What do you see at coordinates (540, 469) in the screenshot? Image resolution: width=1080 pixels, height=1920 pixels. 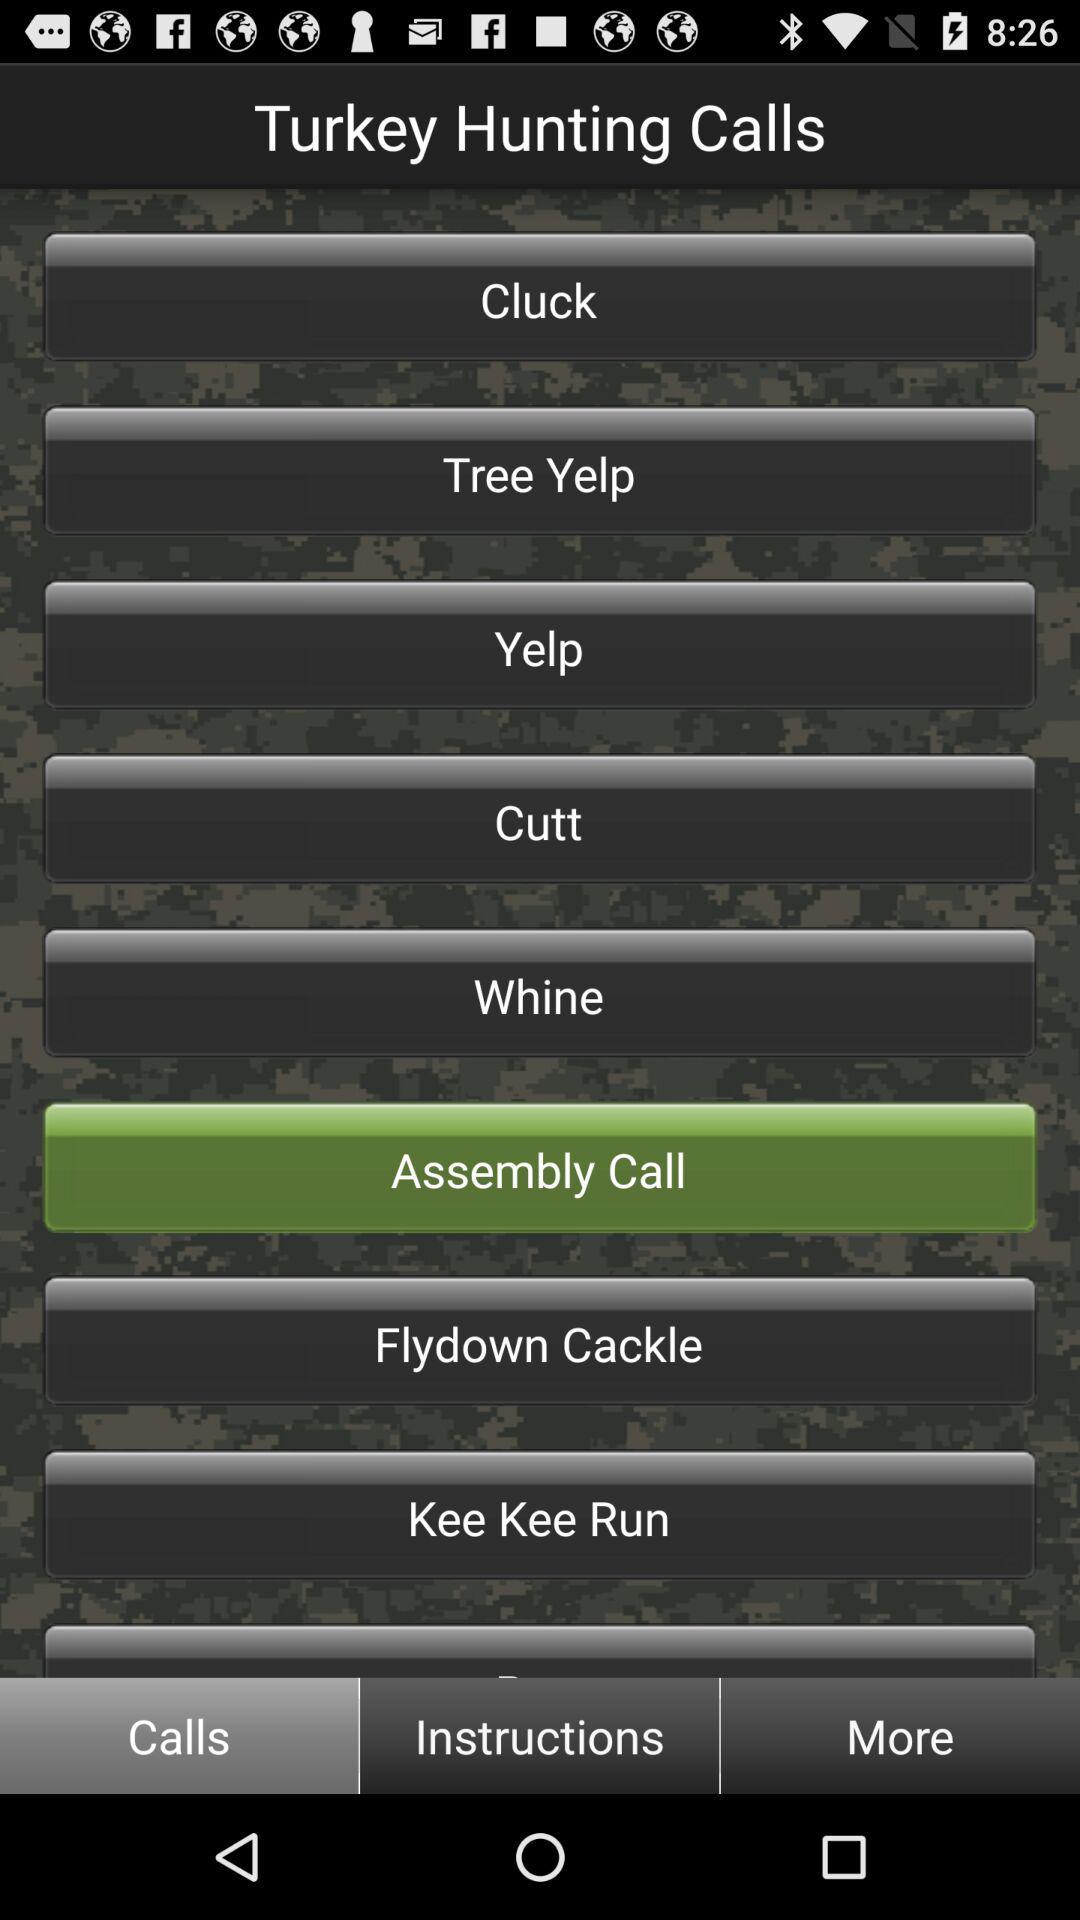 I see `tree yelp icon` at bounding box center [540, 469].